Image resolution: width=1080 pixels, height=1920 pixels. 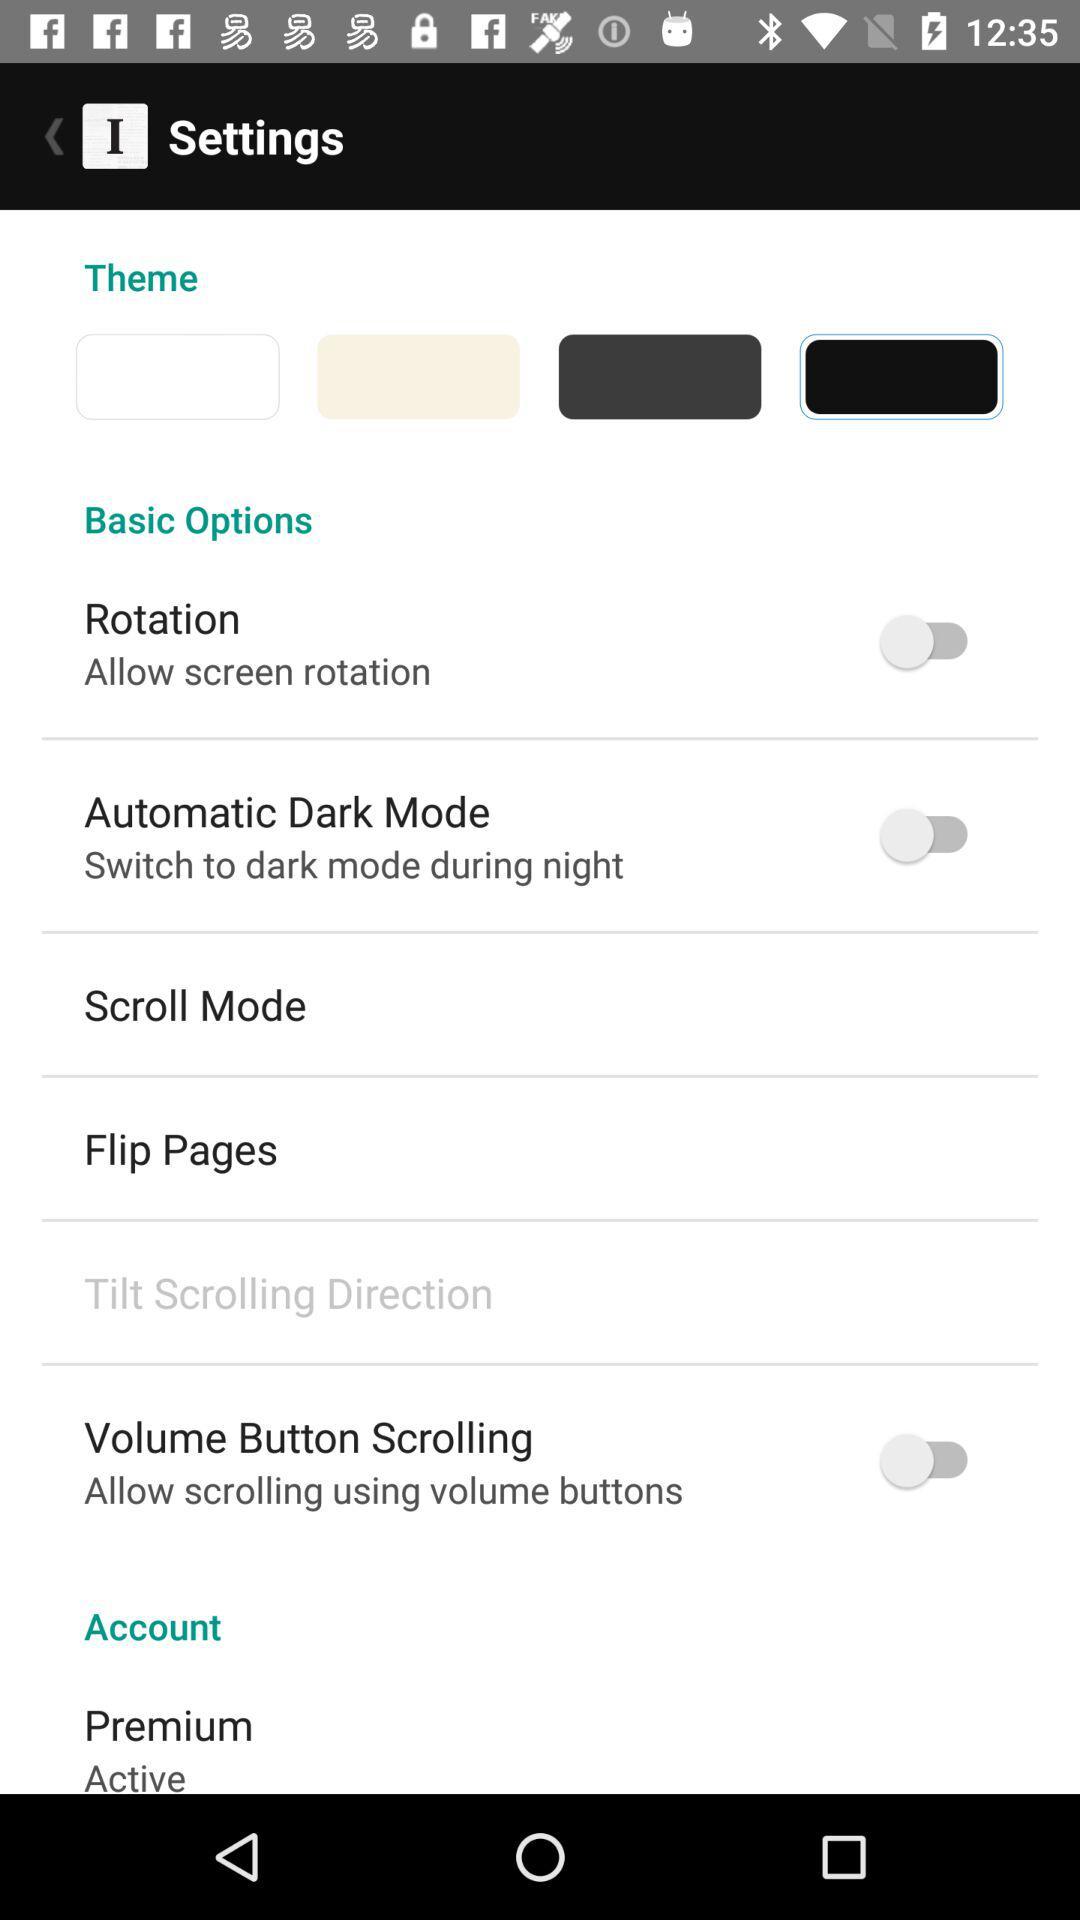 What do you see at coordinates (383, 1489) in the screenshot?
I see `the allow scrolling using icon` at bounding box center [383, 1489].